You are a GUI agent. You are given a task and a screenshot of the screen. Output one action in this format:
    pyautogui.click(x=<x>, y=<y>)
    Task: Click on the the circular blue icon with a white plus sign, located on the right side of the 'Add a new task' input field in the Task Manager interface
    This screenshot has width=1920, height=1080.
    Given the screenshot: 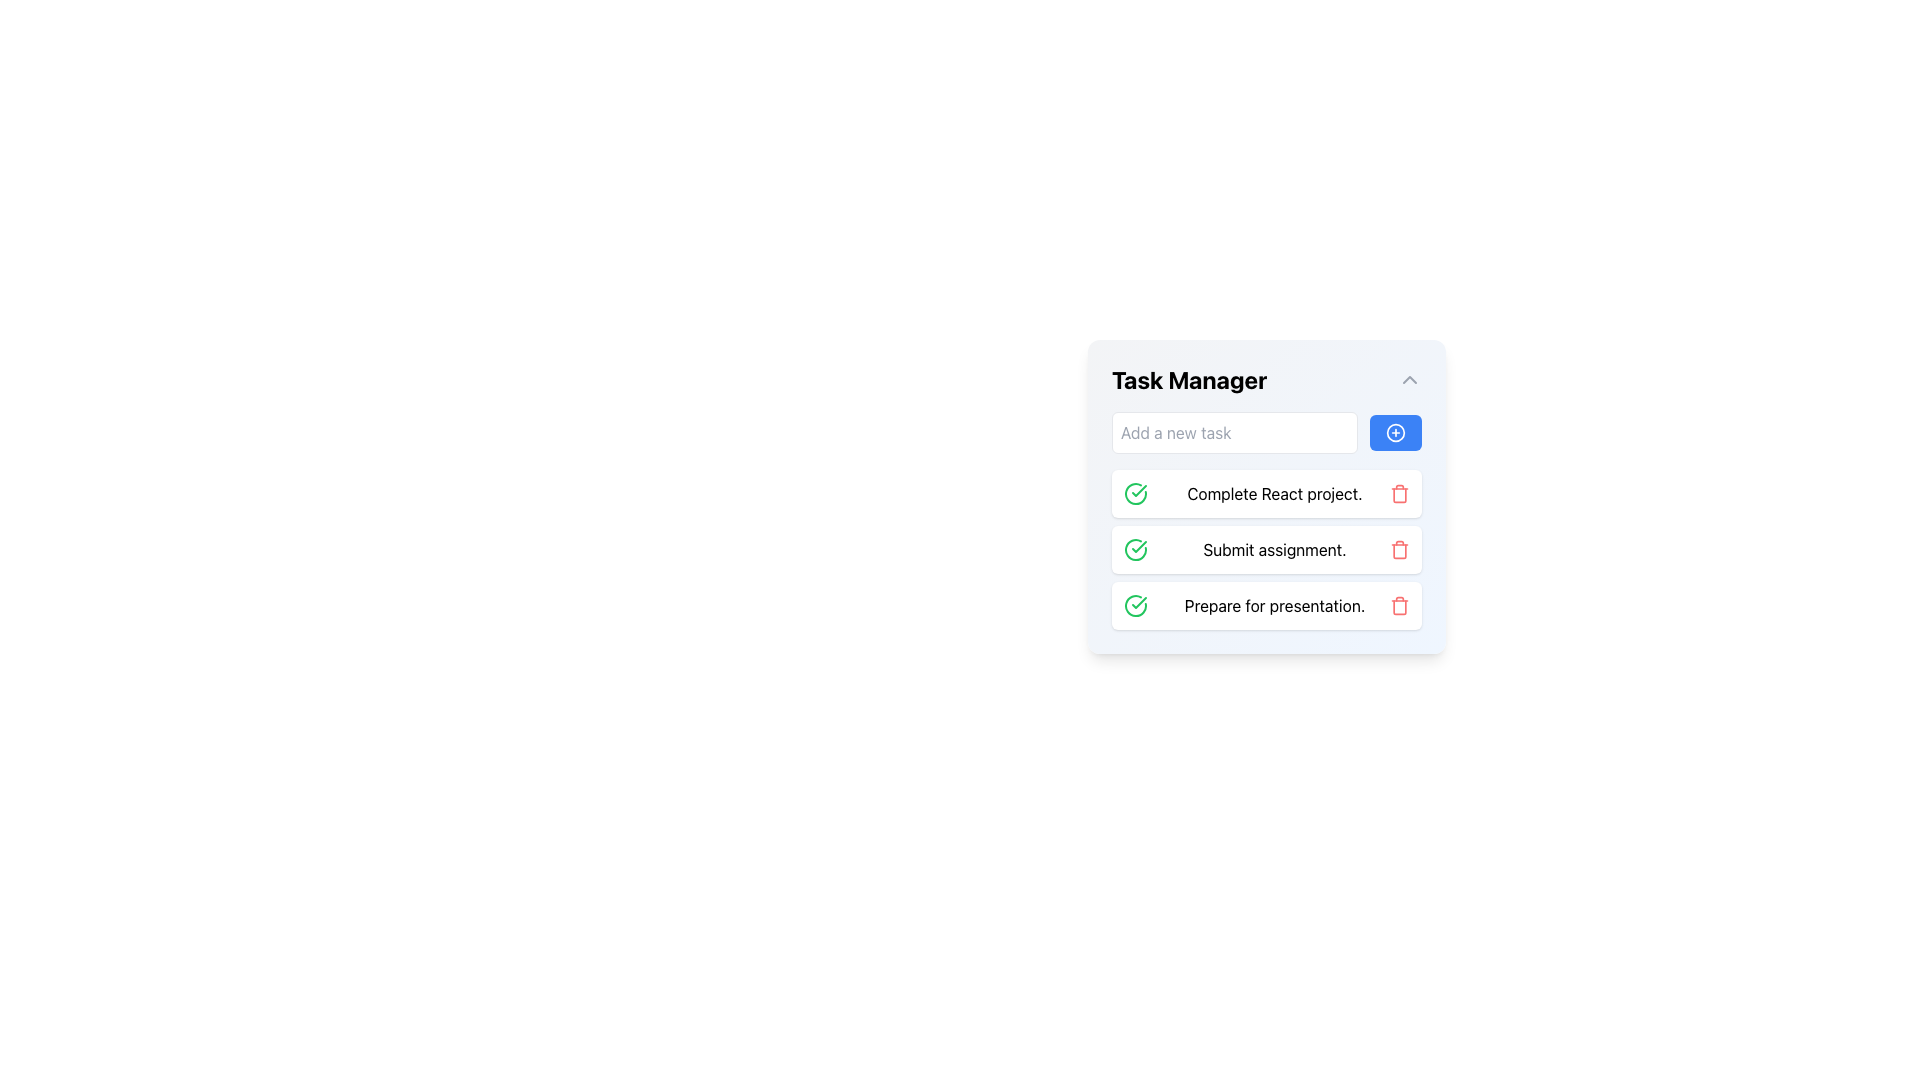 What is the action you would take?
    pyautogui.click(x=1395, y=431)
    